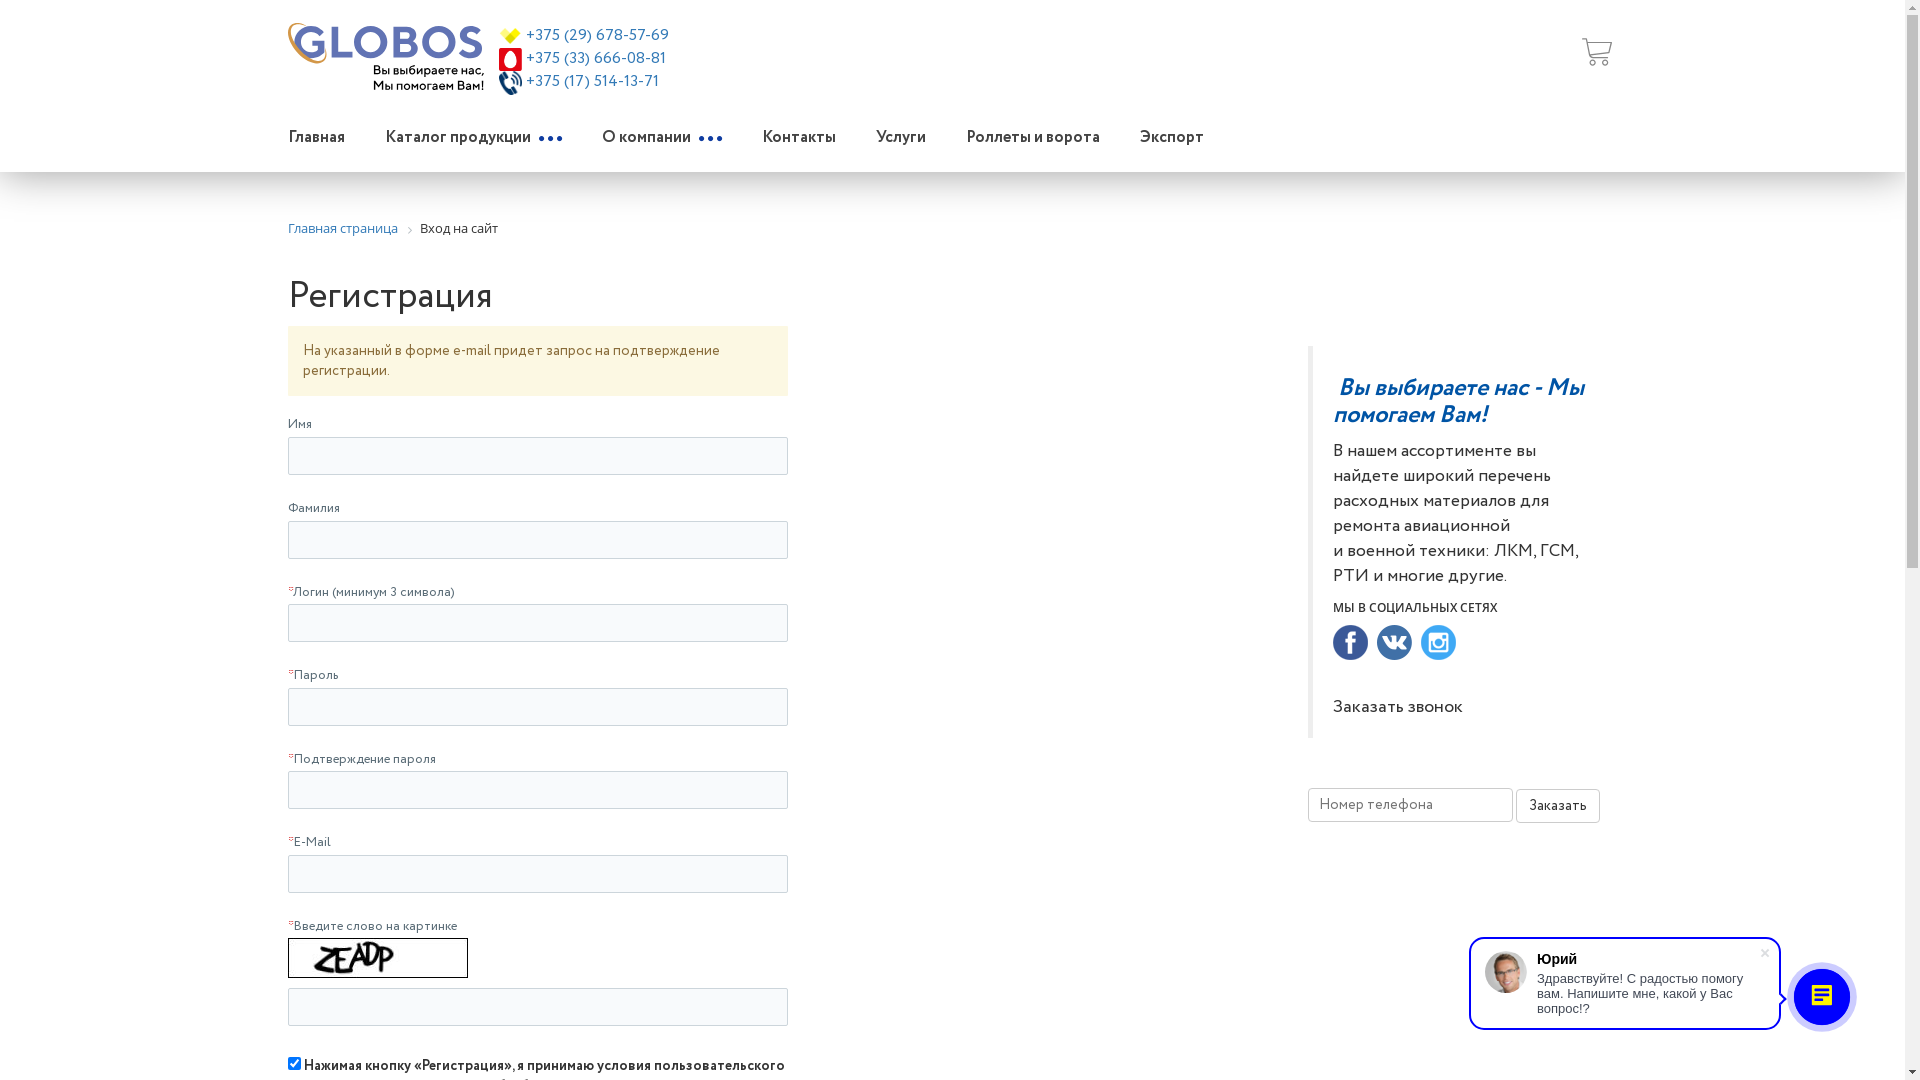 The width and height of the screenshot is (1920, 1080). Describe the element at coordinates (594, 57) in the screenshot. I see `'+375 (33) 666-08-81'` at that location.